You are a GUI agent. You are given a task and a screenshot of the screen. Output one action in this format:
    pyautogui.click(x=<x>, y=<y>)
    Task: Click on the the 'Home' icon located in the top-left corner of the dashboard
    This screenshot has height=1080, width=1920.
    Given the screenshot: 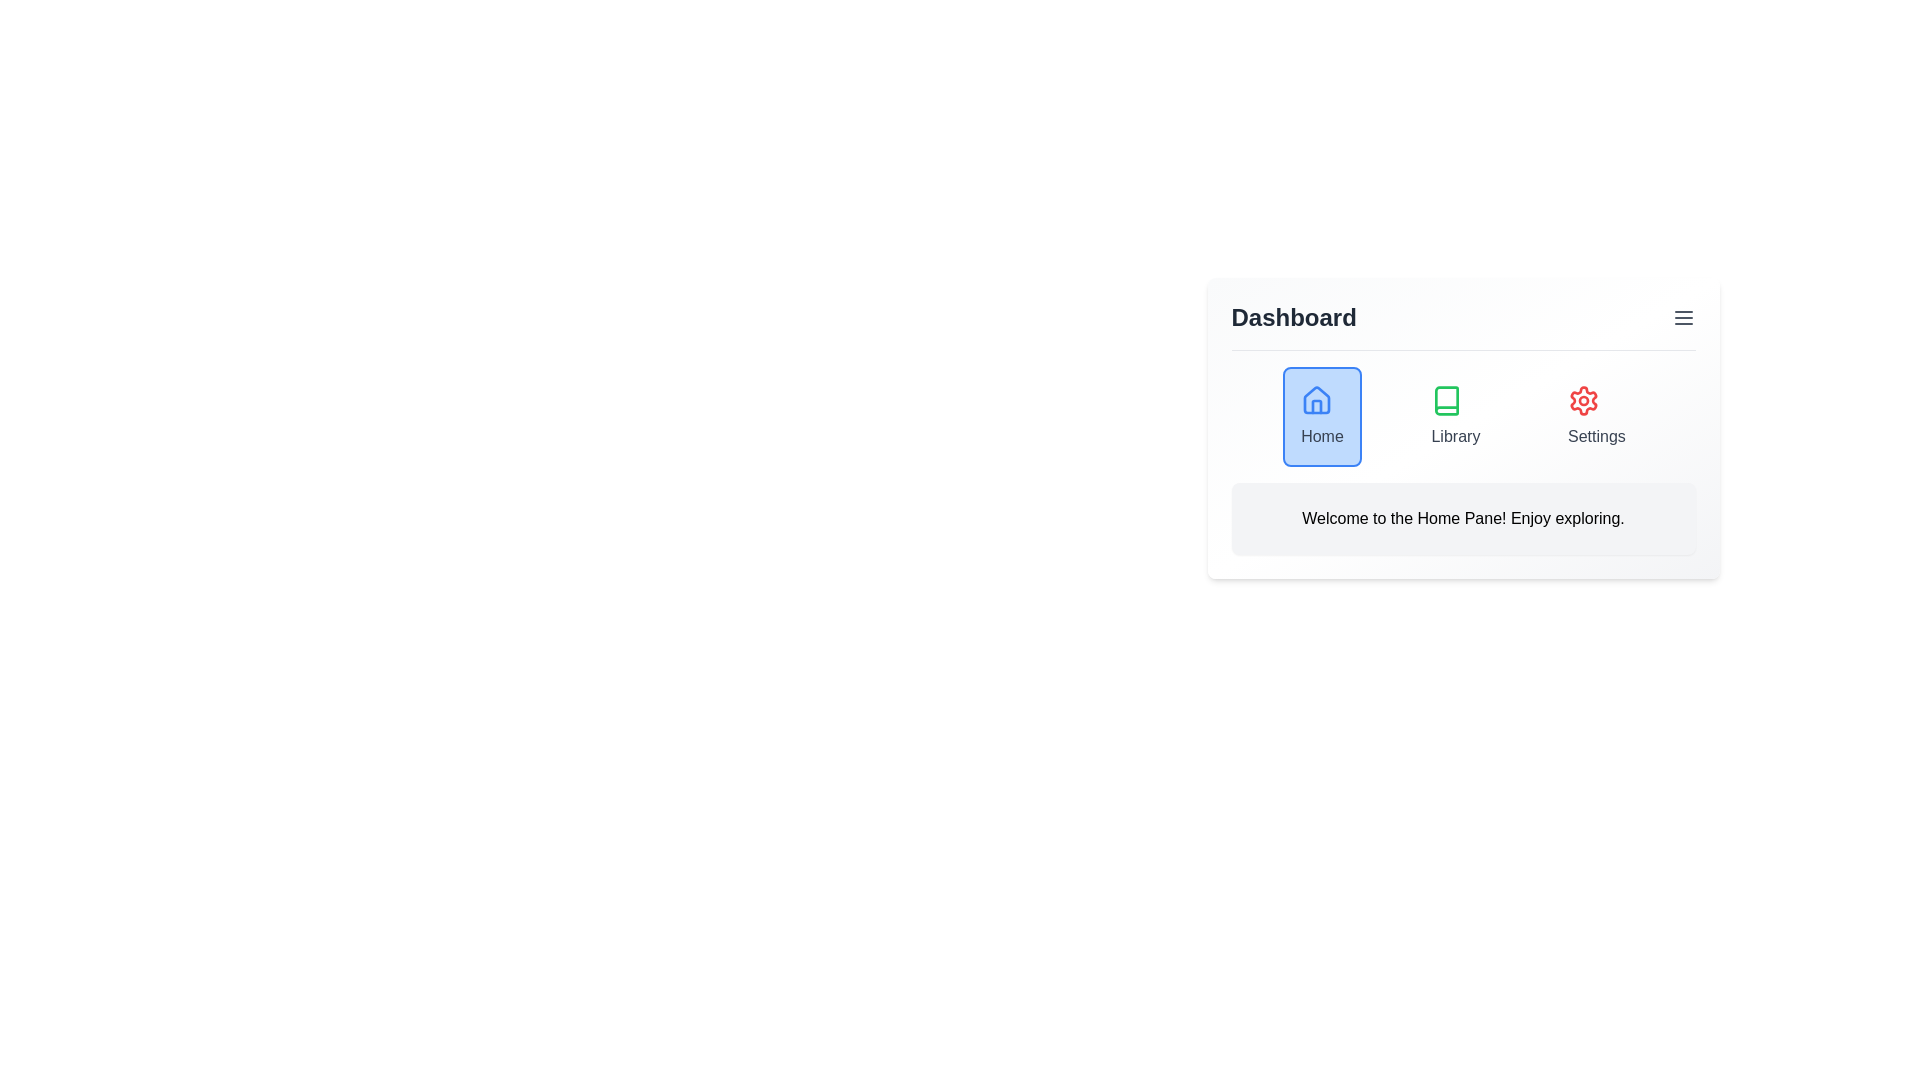 What is the action you would take?
    pyautogui.click(x=1316, y=401)
    